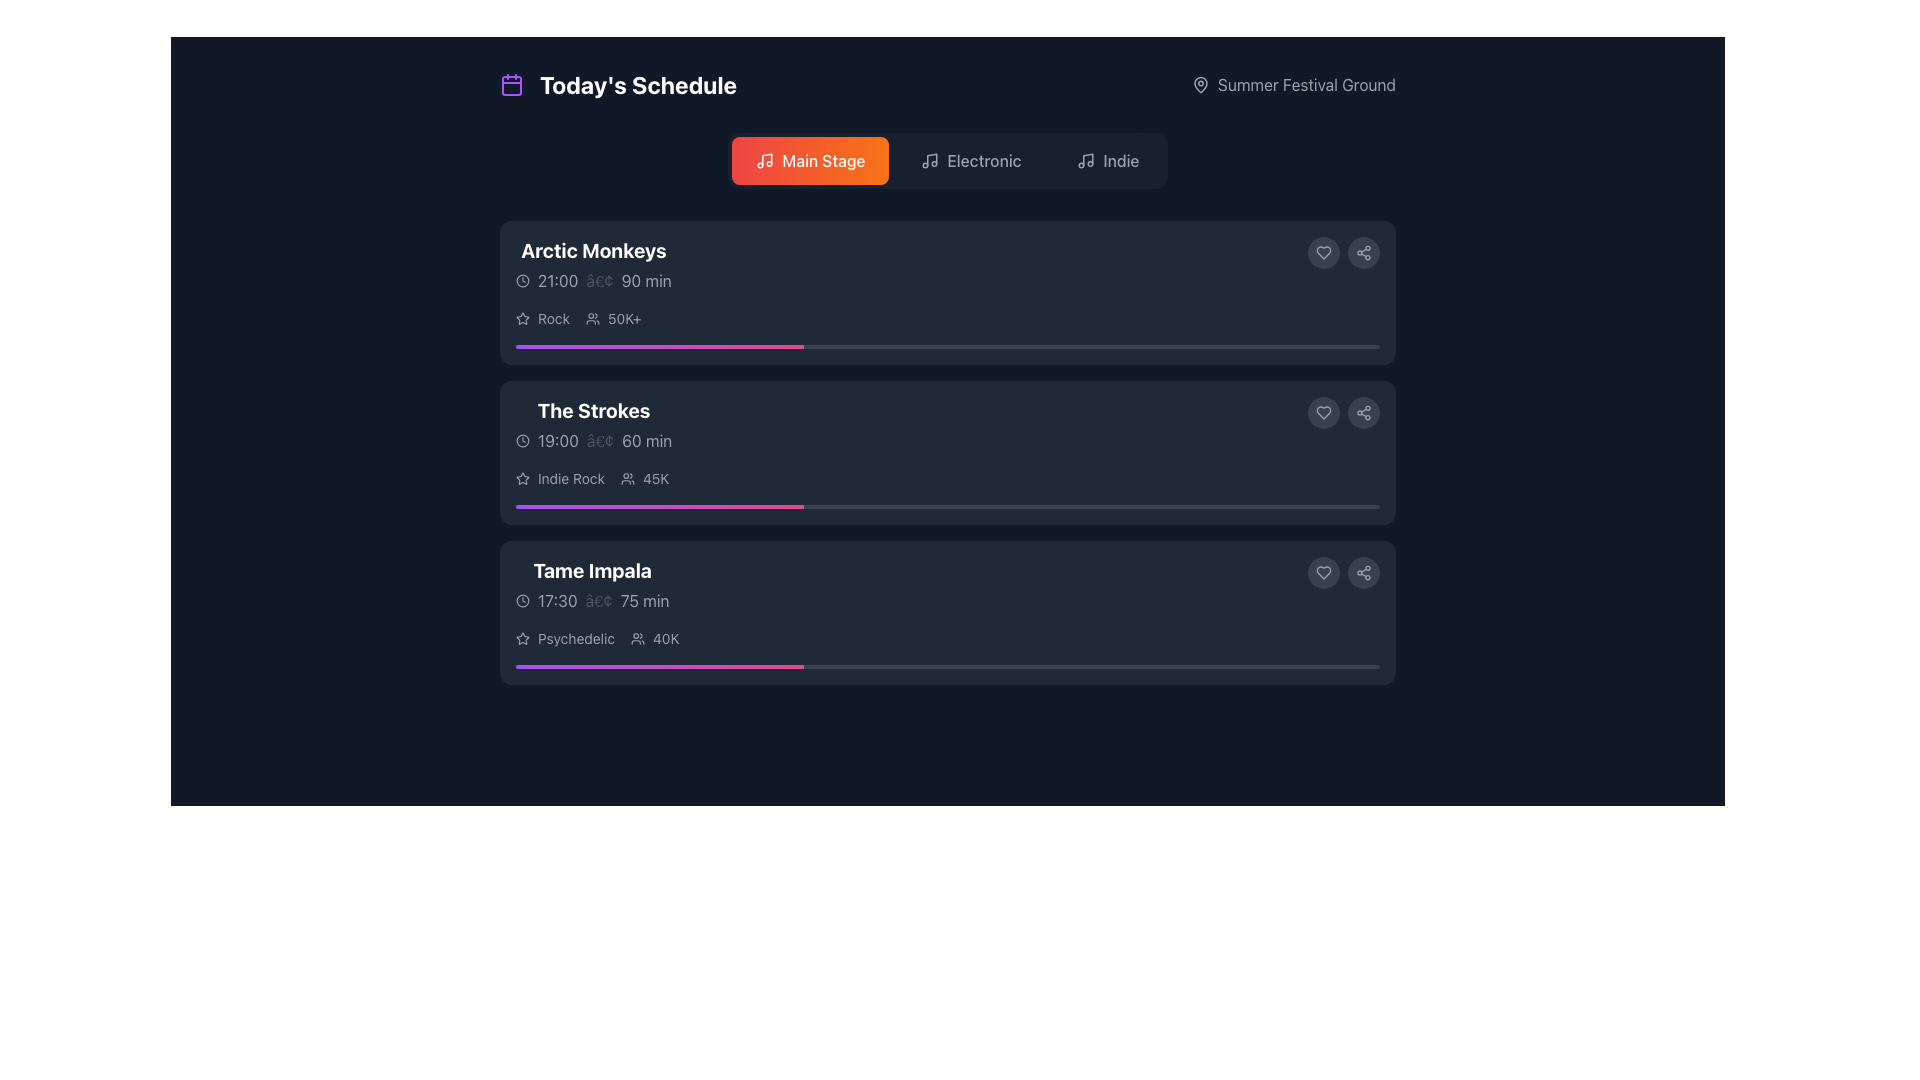 This screenshot has height=1080, width=1920. Describe the element at coordinates (592, 281) in the screenshot. I see `the non-interactive text label displaying the time and duration of the event, located beneath the 'Arctic Monkeys' title in the upper-left quadrant of the interface` at that location.